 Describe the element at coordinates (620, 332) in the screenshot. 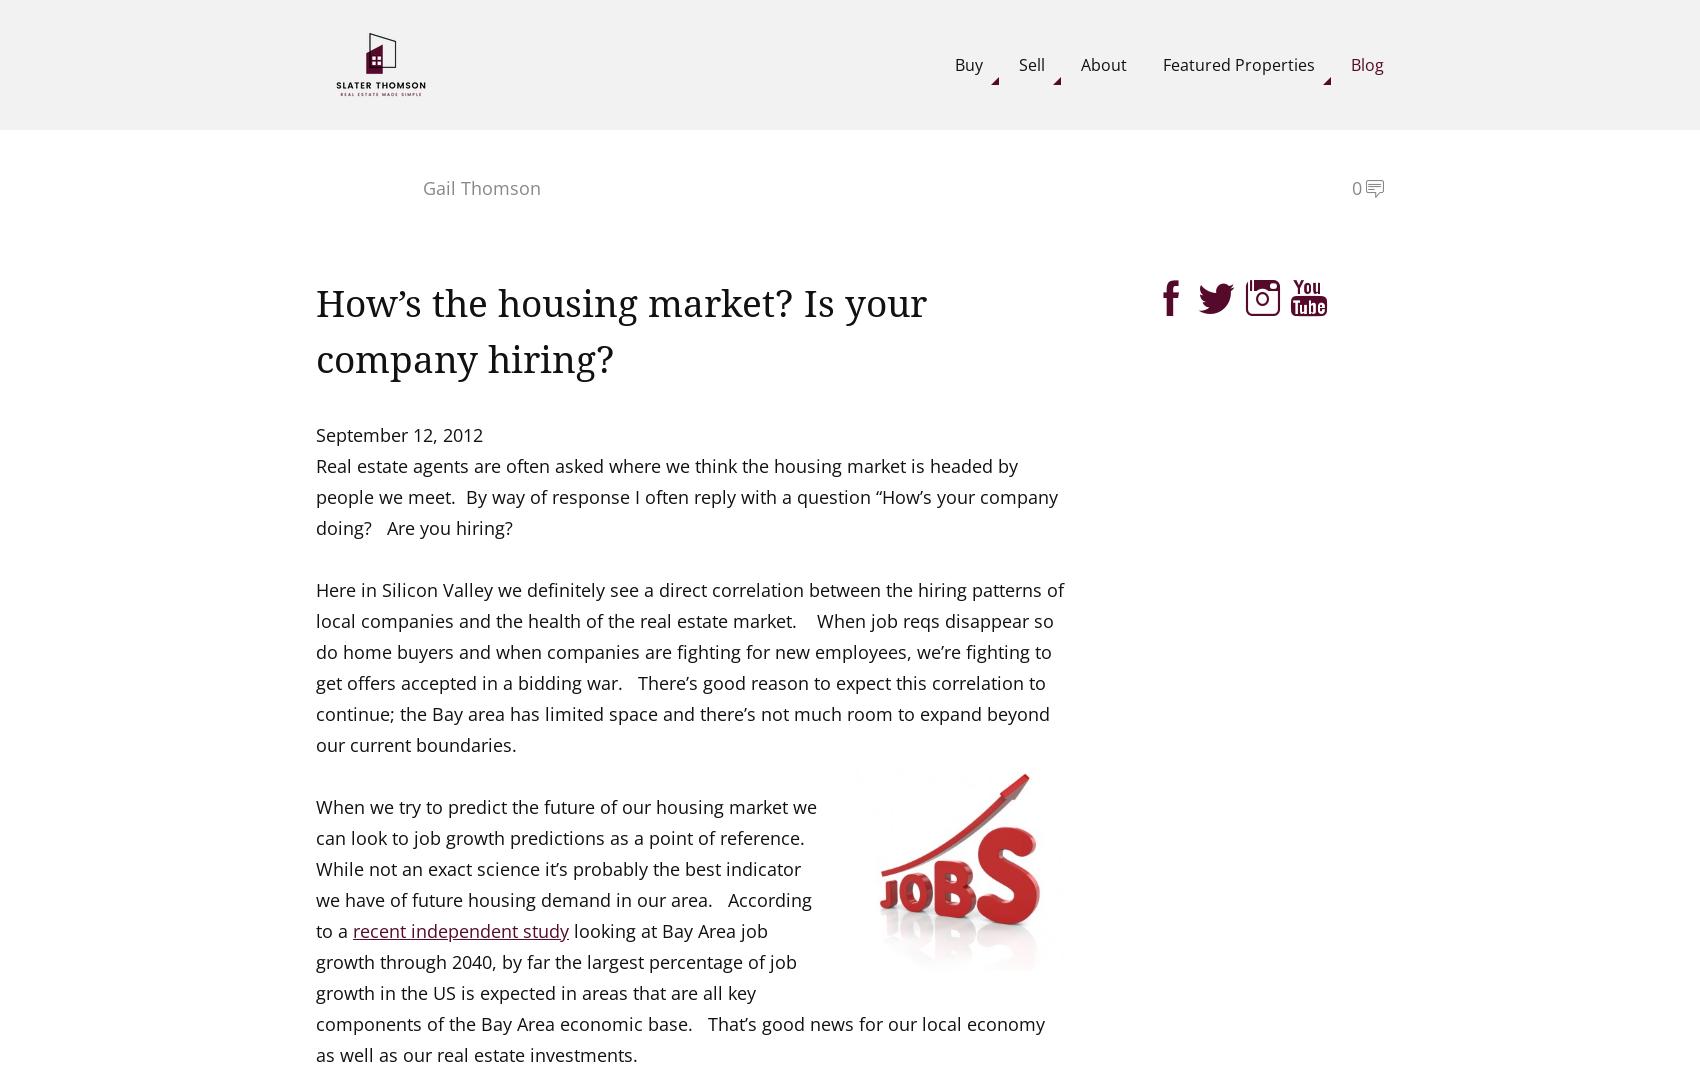

I see `'How’s the housing market? Is your company hiring?'` at that location.